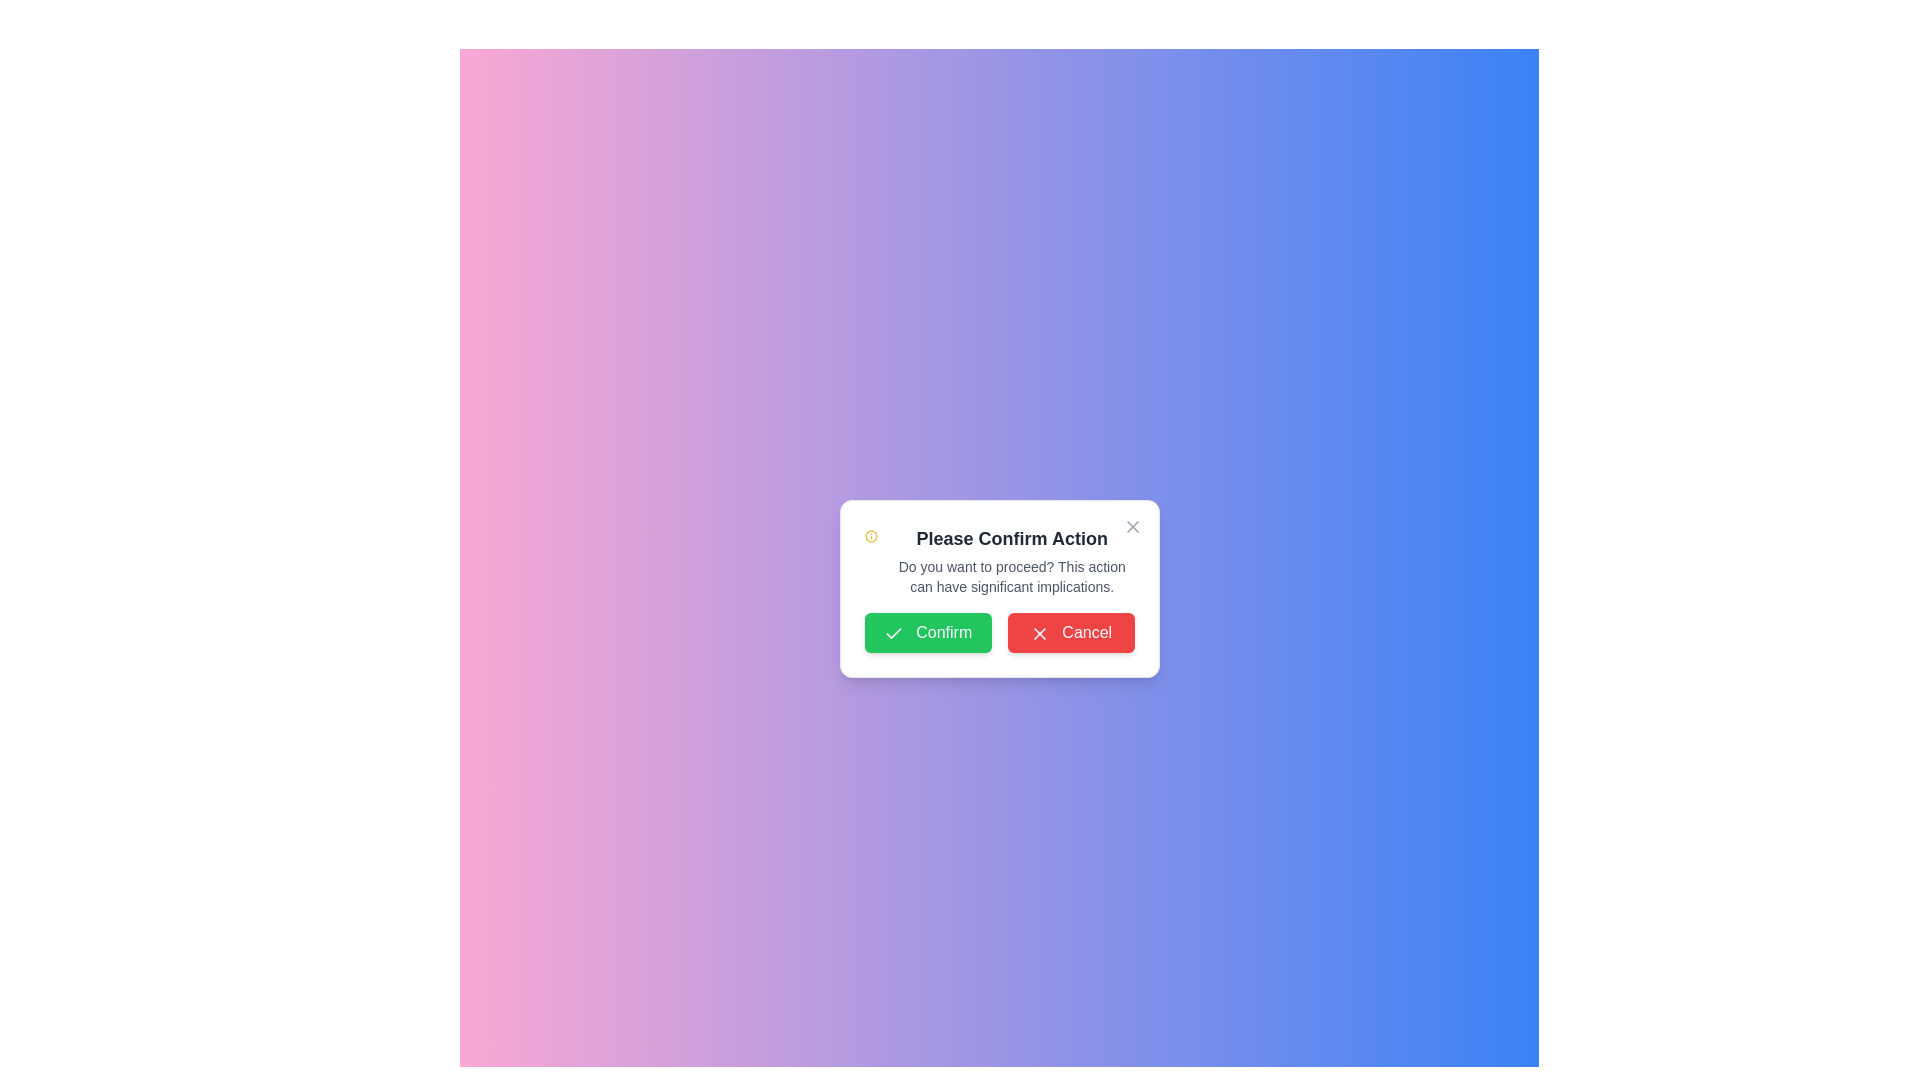 This screenshot has width=1920, height=1080. What do you see at coordinates (1012, 538) in the screenshot?
I see `the Text label at the top of the modal dialog, which serves as the title indicating the purpose of the dialog` at bounding box center [1012, 538].